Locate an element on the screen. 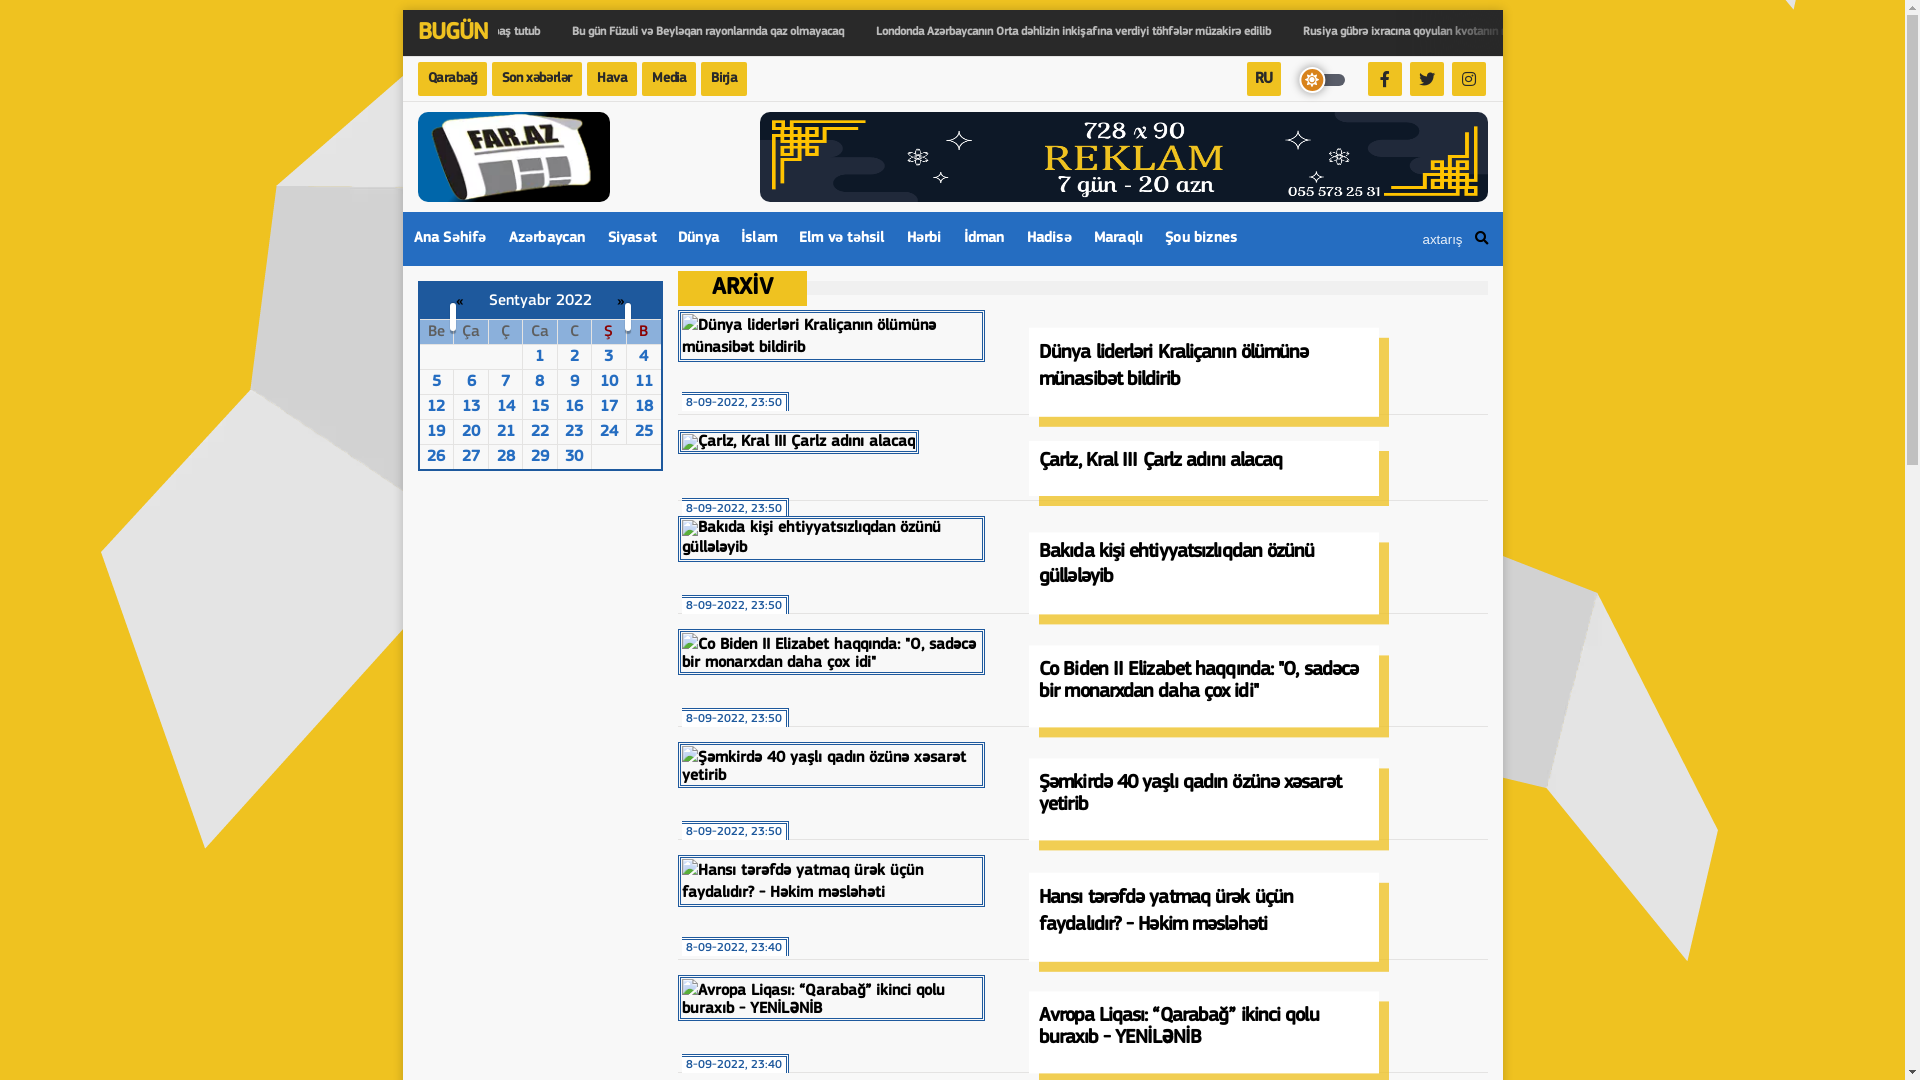  '30' is located at coordinates (573, 456).